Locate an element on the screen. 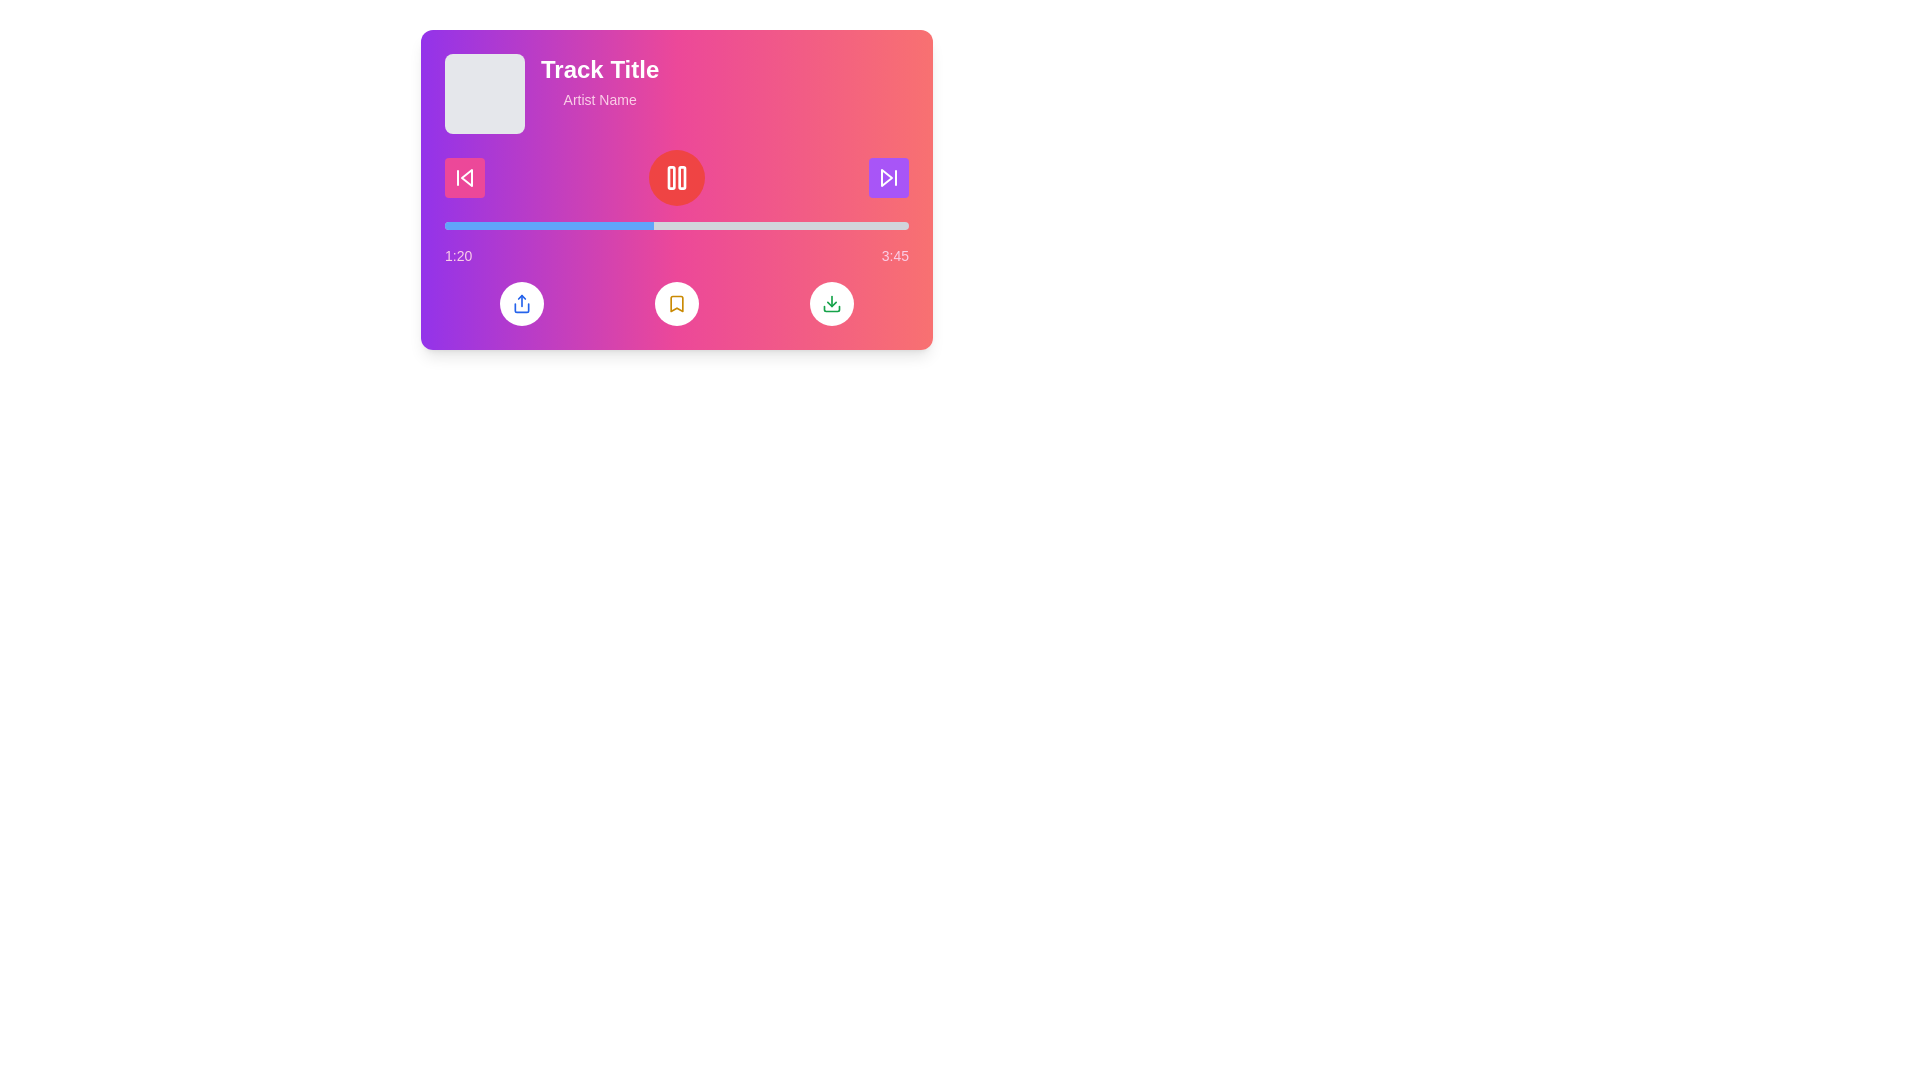  playback progress is located at coordinates (494, 225).